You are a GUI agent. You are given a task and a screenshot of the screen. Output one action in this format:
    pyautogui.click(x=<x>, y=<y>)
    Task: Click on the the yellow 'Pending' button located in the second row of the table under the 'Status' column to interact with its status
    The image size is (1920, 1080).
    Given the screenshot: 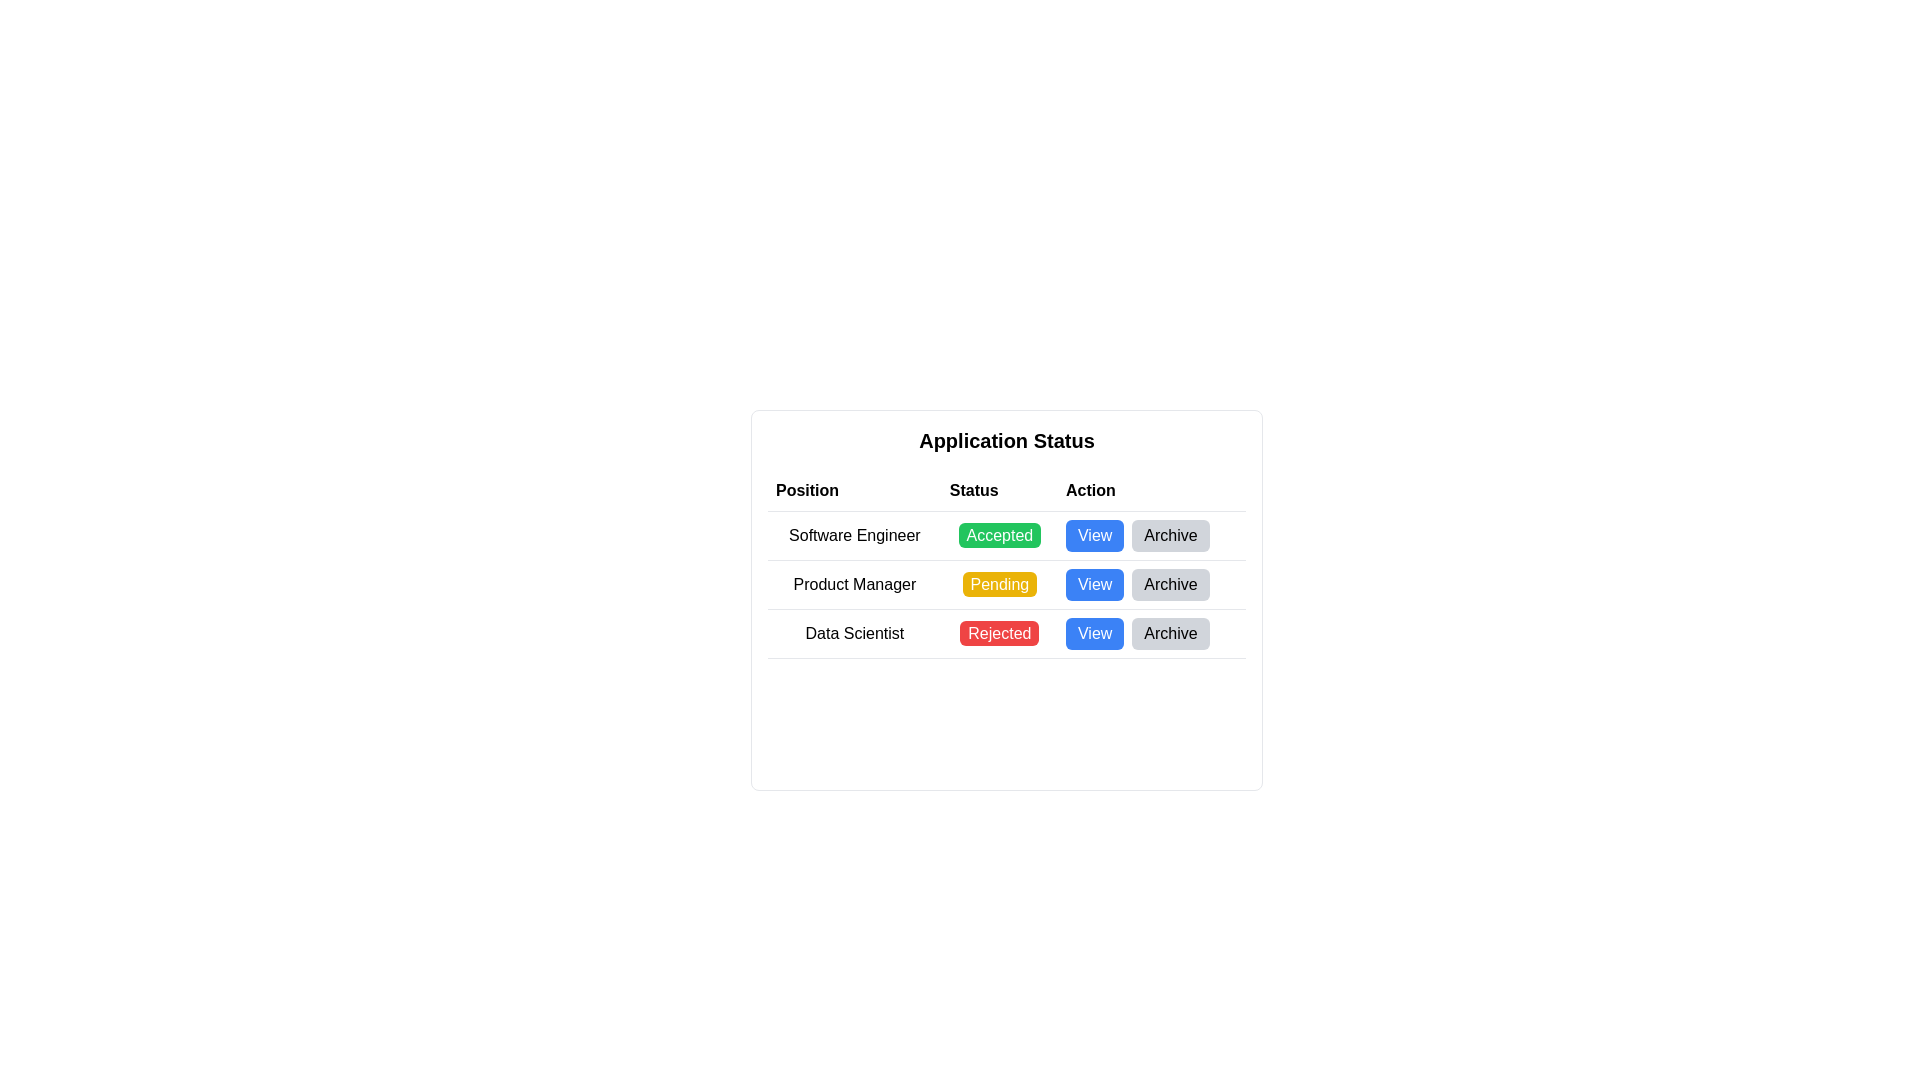 What is the action you would take?
    pyautogui.click(x=1007, y=585)
    